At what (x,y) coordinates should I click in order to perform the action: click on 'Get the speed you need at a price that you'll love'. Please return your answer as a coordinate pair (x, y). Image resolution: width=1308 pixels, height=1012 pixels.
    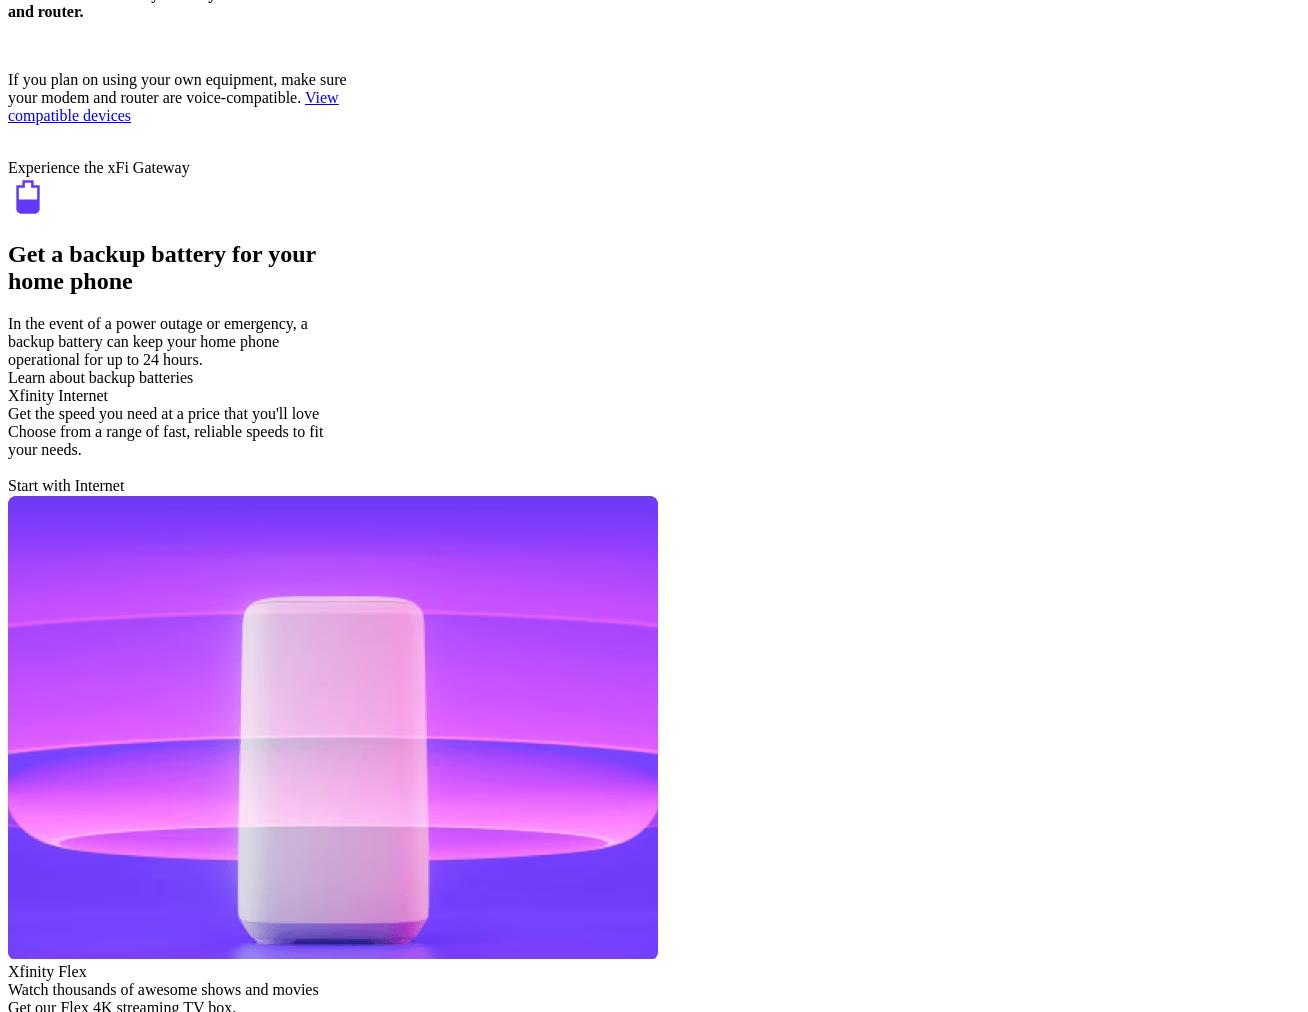
    Looking at the image, I should click on (162, 412).